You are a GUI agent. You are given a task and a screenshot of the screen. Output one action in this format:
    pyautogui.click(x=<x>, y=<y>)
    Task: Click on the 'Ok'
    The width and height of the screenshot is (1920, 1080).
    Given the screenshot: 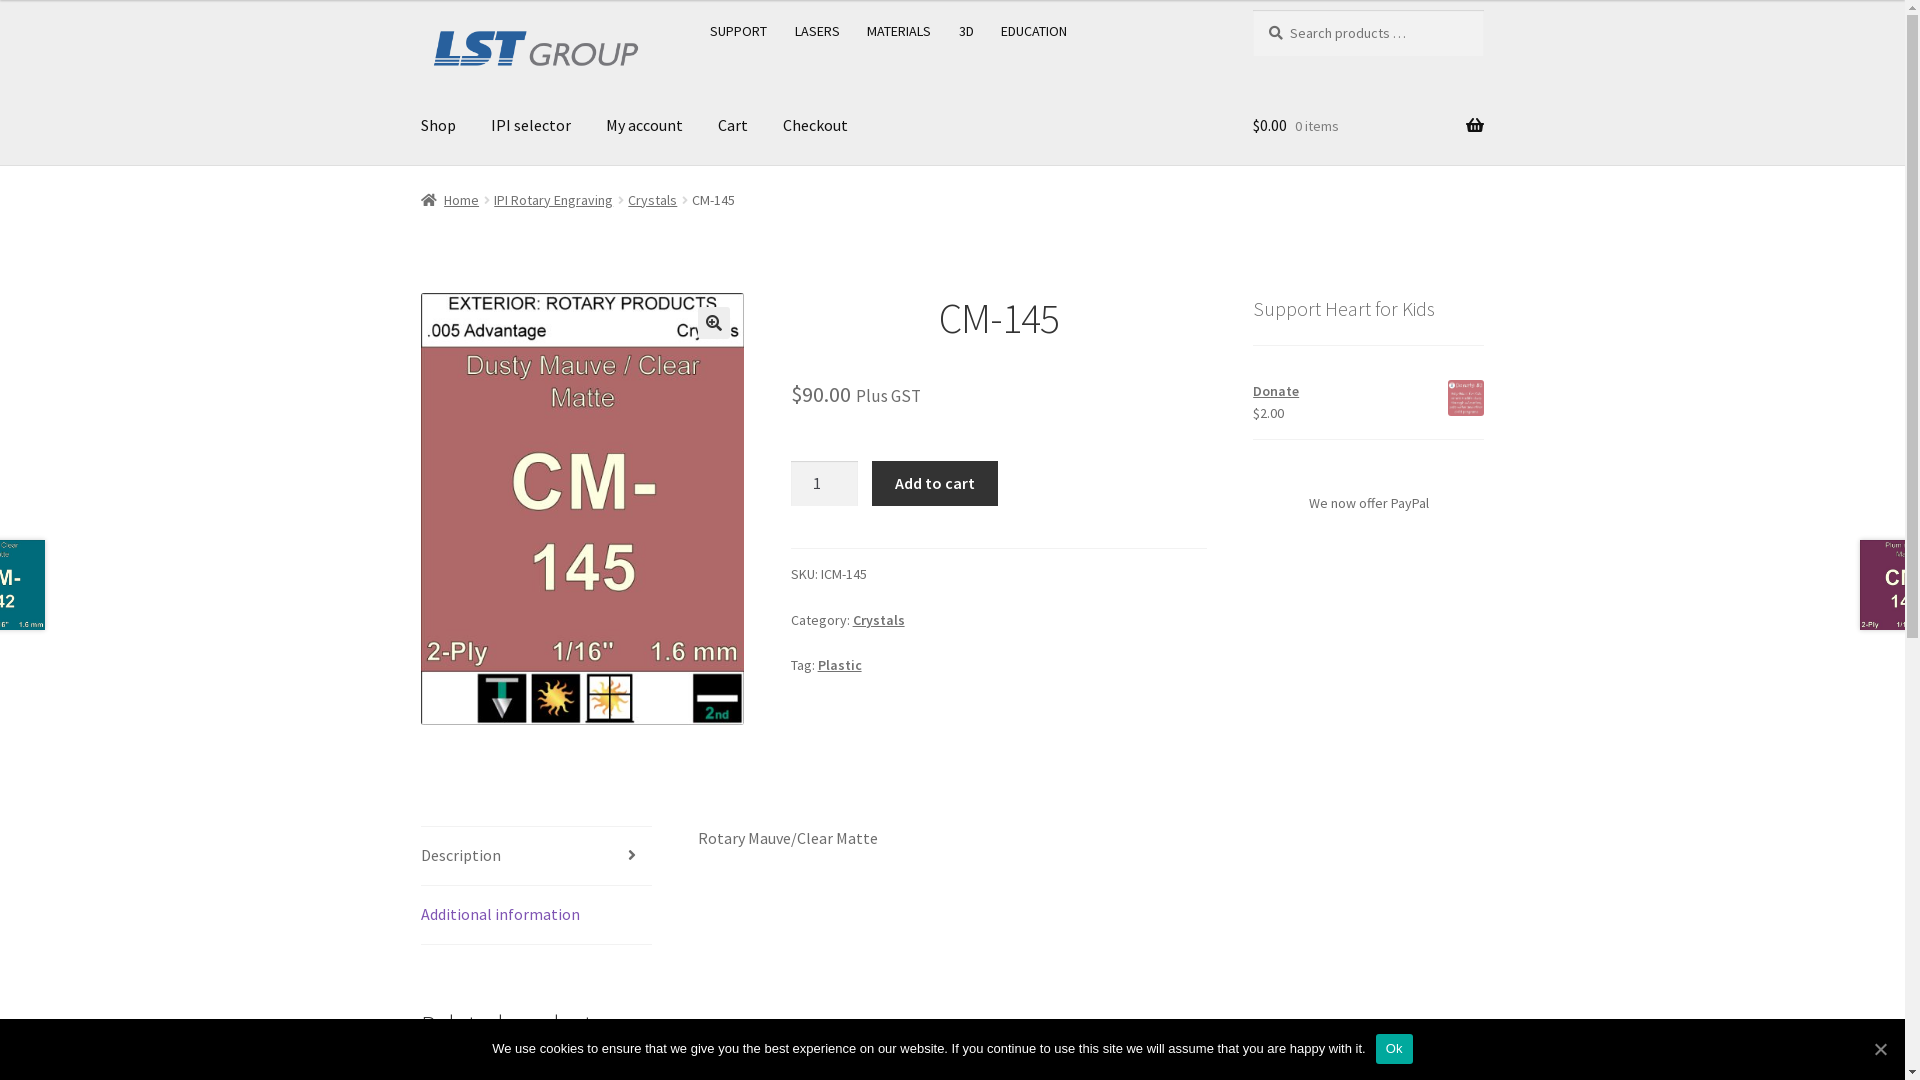 What is the action you would take?
    pyautogui.click(x=1393, y=1048)
    